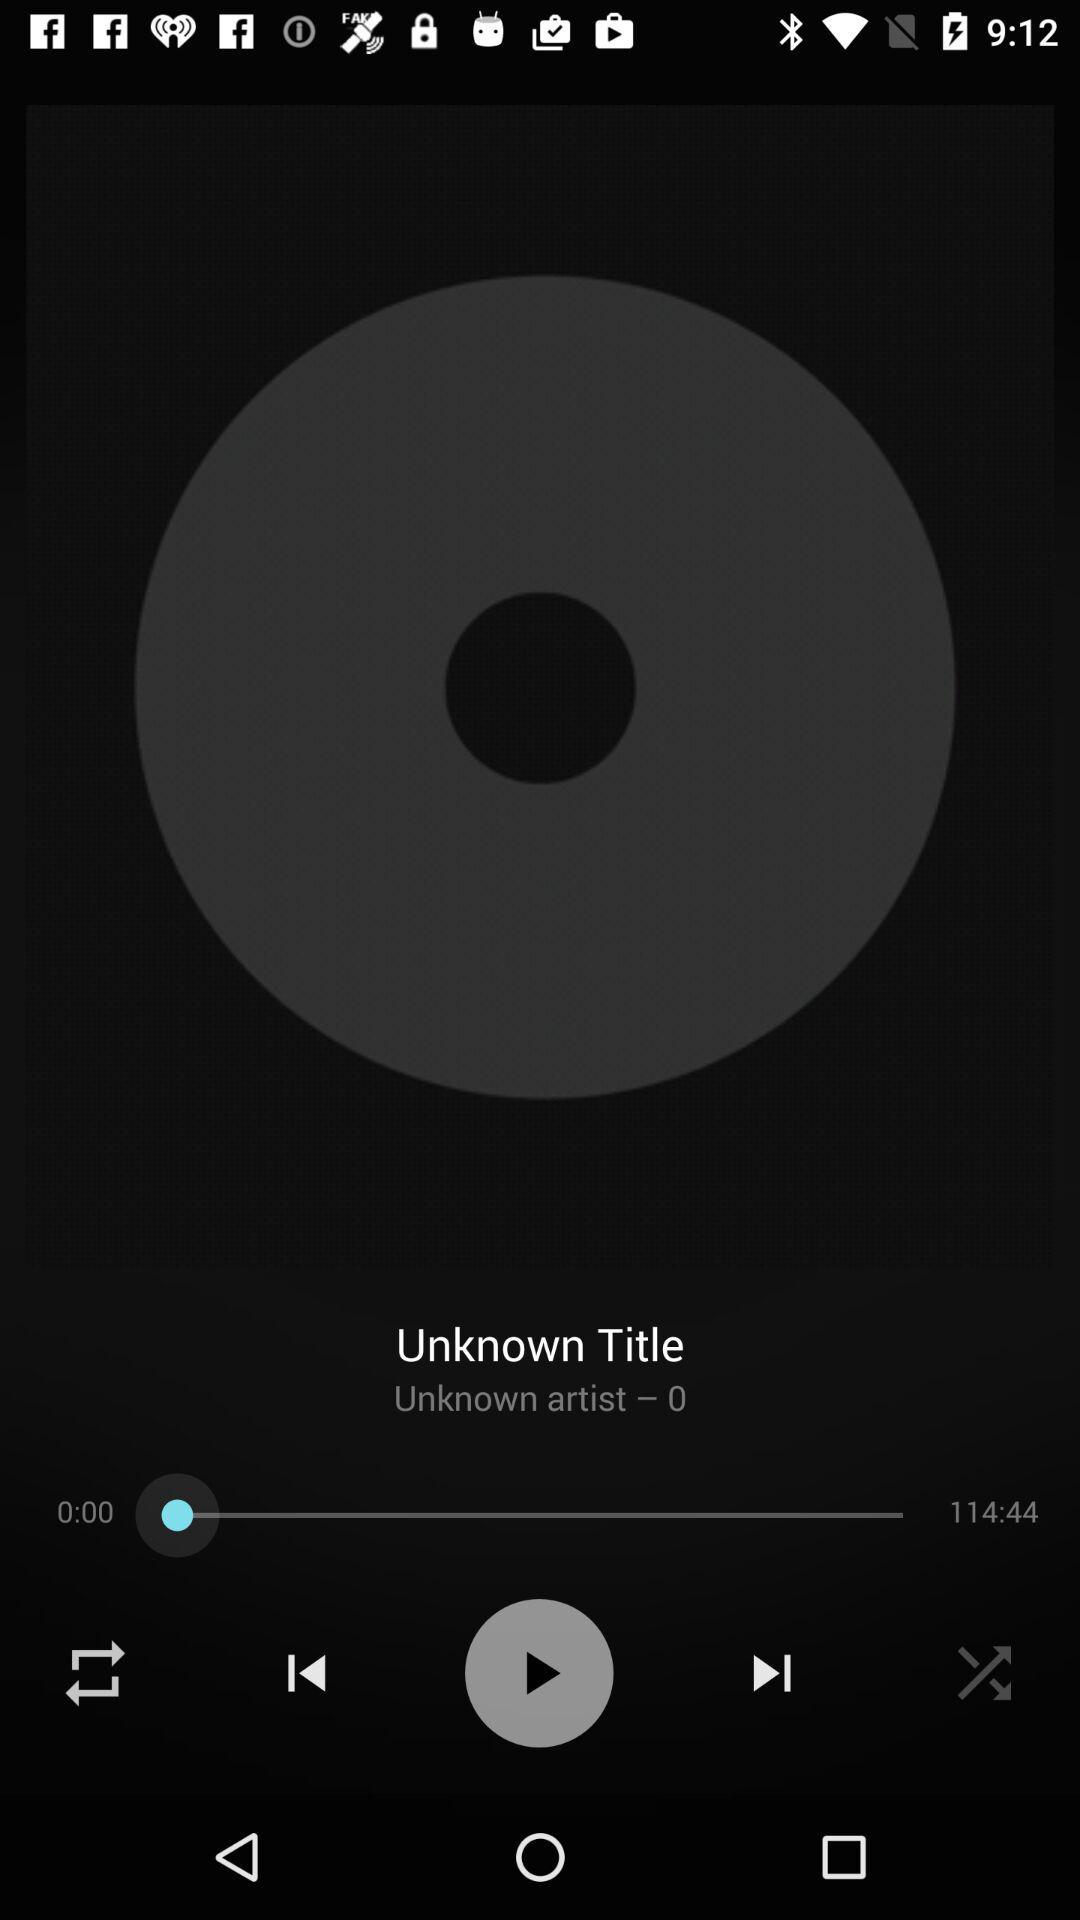  I want to click on click on the next button, so click(771, 1673).